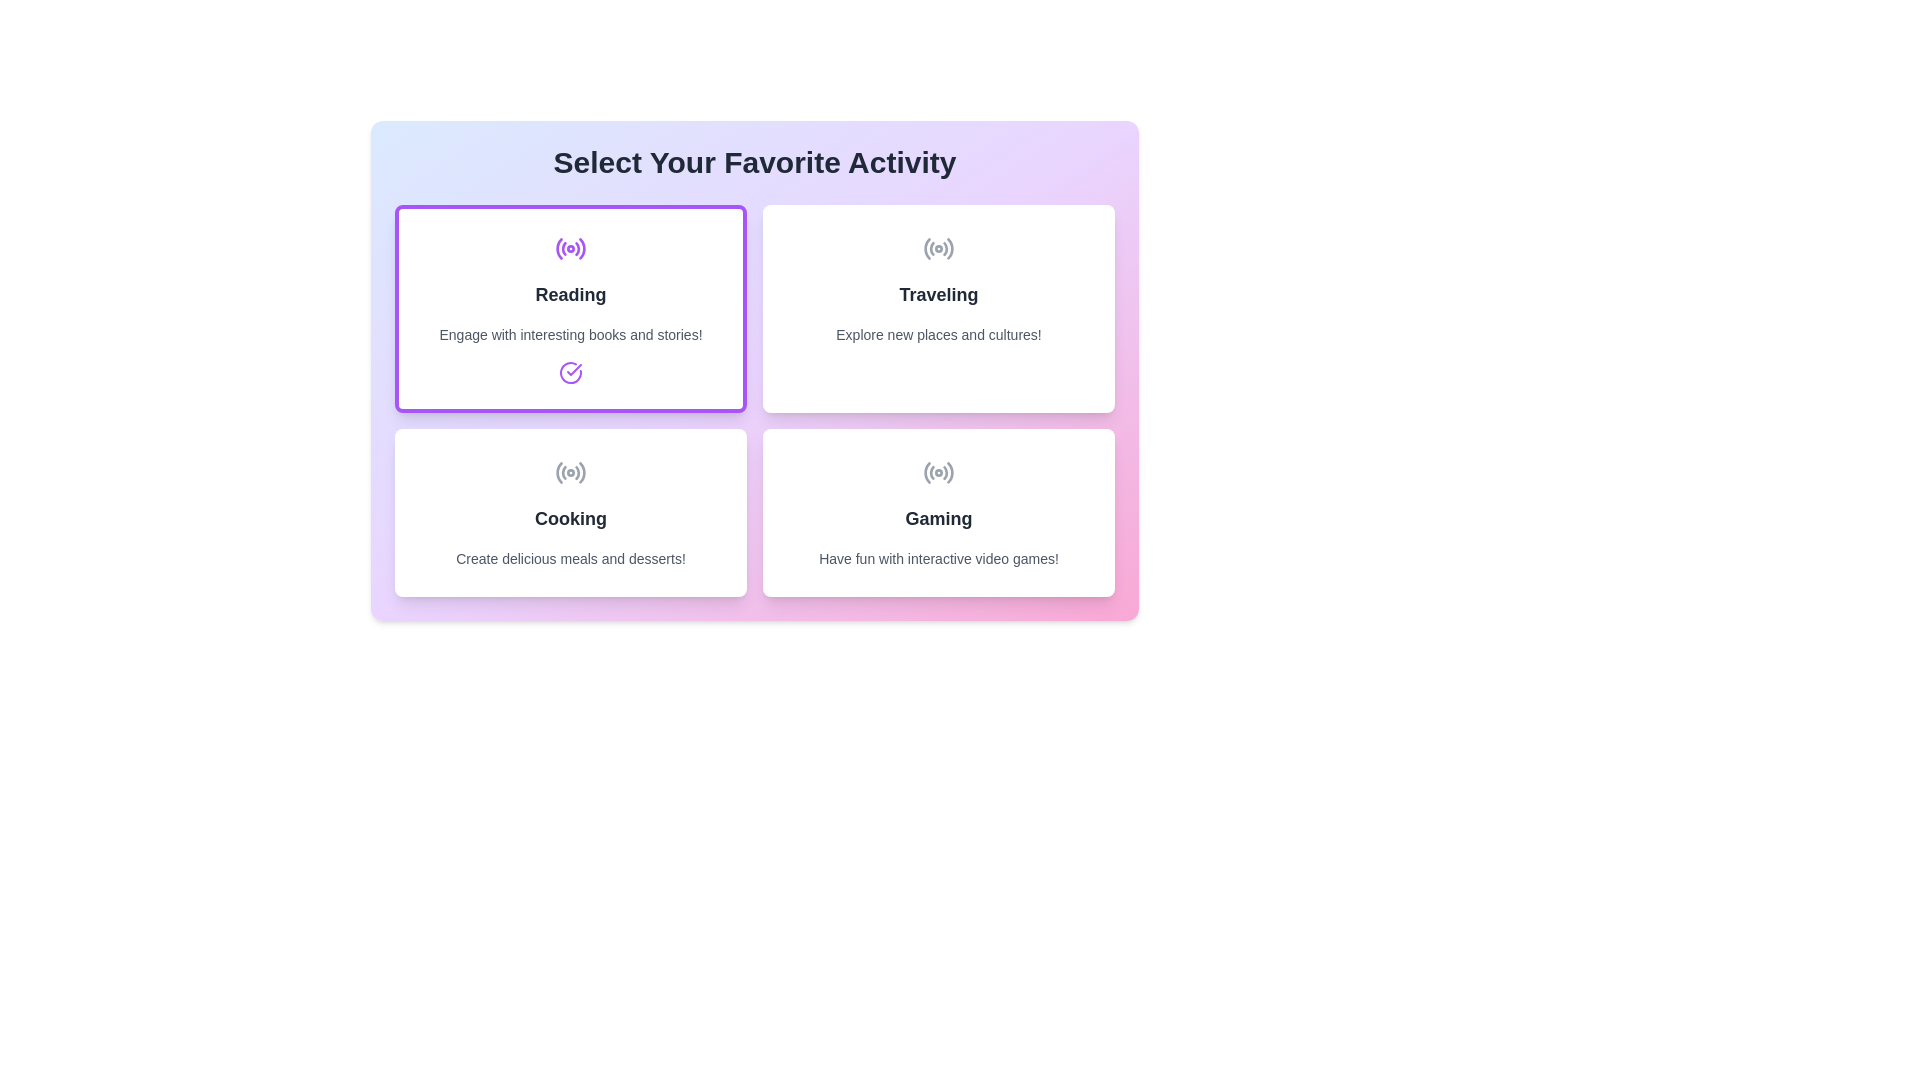  Describe the element at coordinates (938, 559) in the screenshot. I see `the descriptive subtitle or hint text located beneath the 'Gaming' heading in the rectangular card labeled 'Gaming', which is the fourth item in a 2x2 grid layout` at that location.